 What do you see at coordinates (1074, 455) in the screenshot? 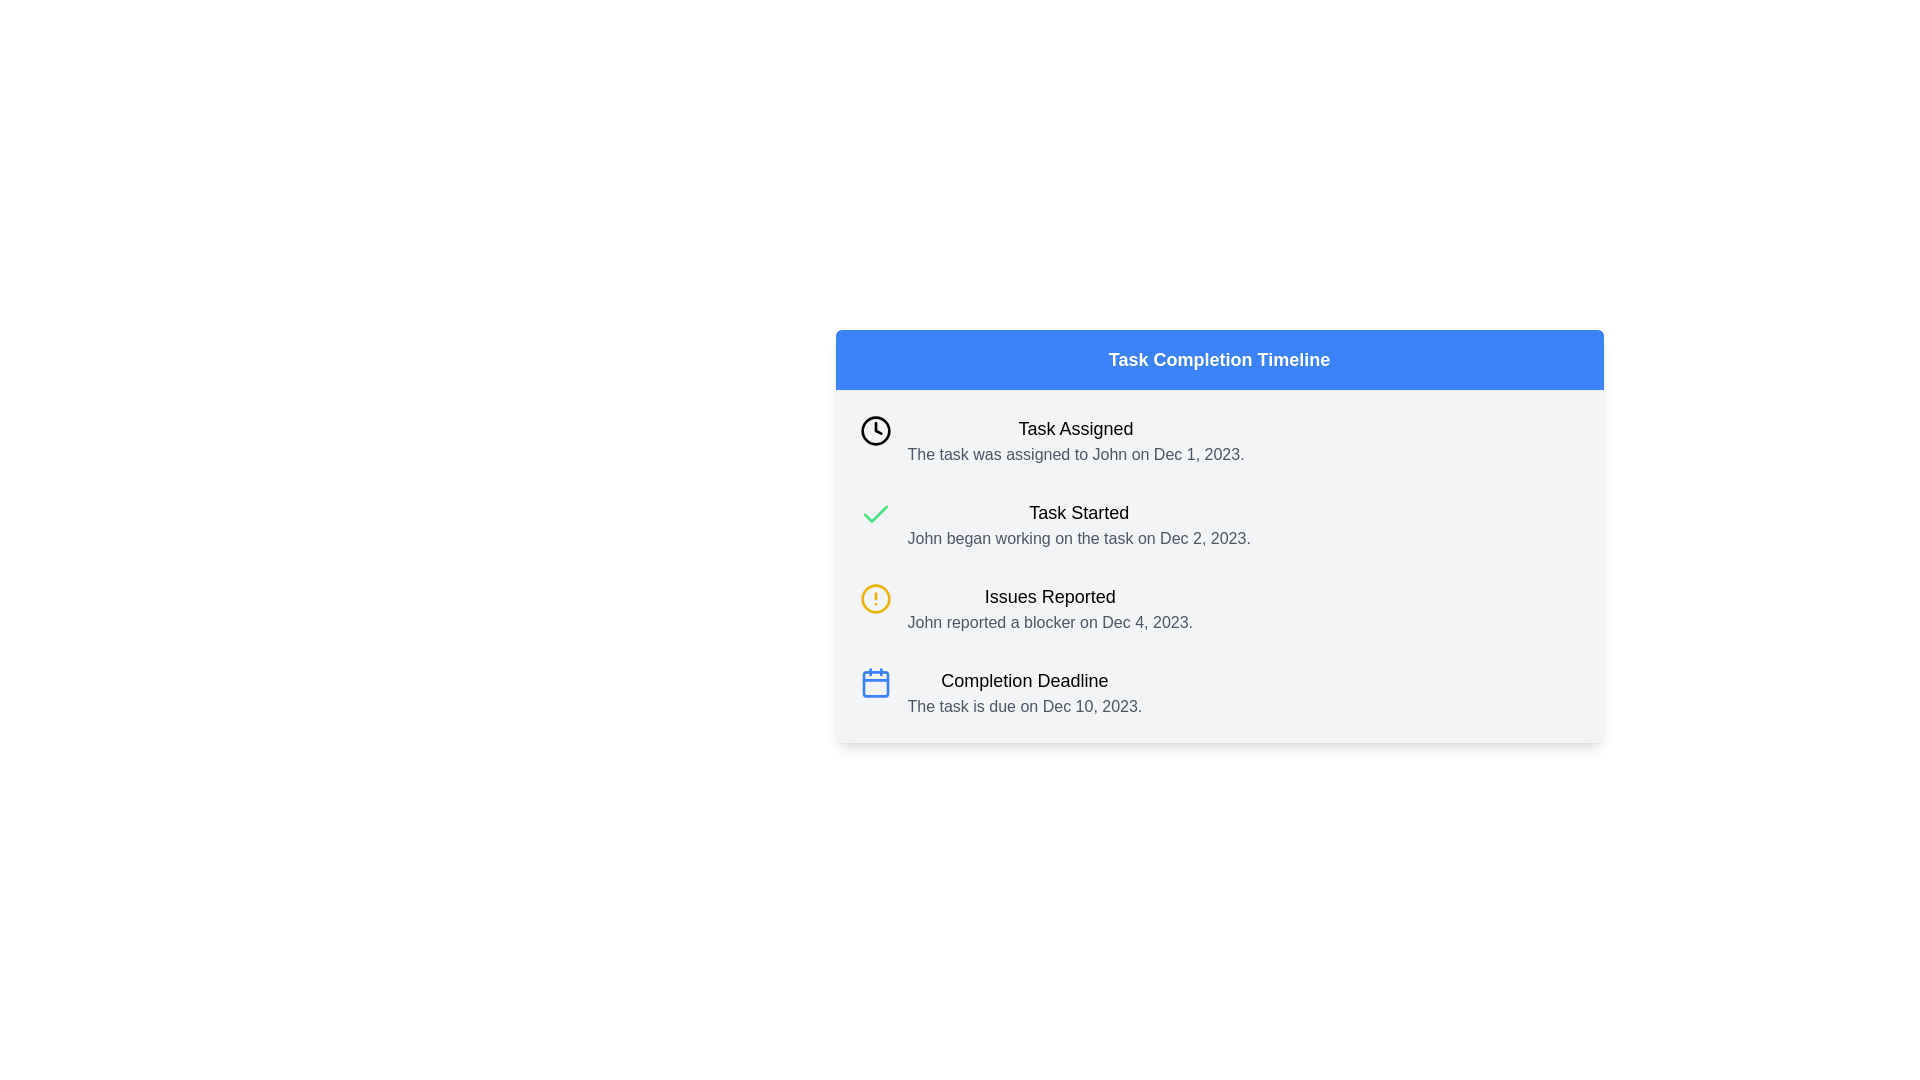
I see `the text element that reads 'The task was assigned to John on Dec 1, 2023.', which is styled in gray and located below the 'Task Assigned' heading` at bounding box center [1074, 455].